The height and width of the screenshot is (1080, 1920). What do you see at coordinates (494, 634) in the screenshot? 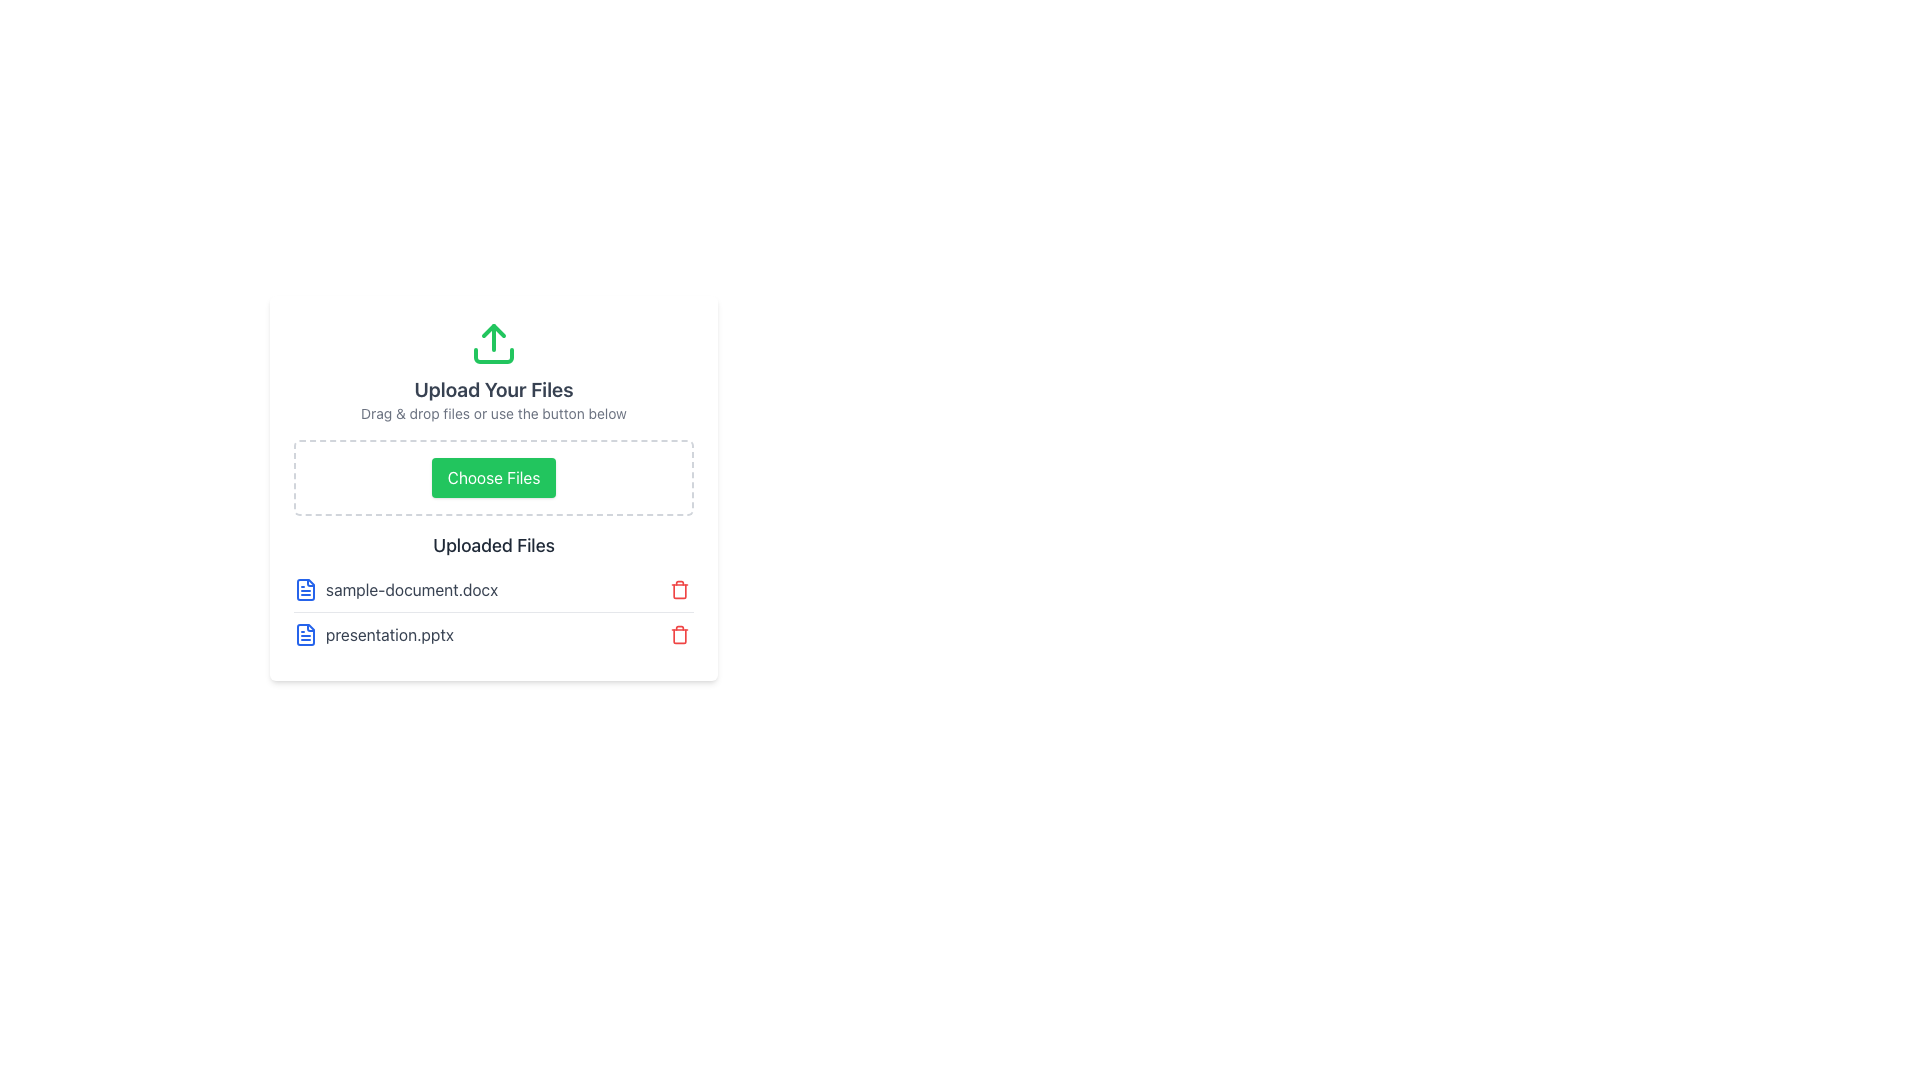
I see `the file name 'presentation.pptx' in the second row of the file upload list` at bounding box center [494, 634].